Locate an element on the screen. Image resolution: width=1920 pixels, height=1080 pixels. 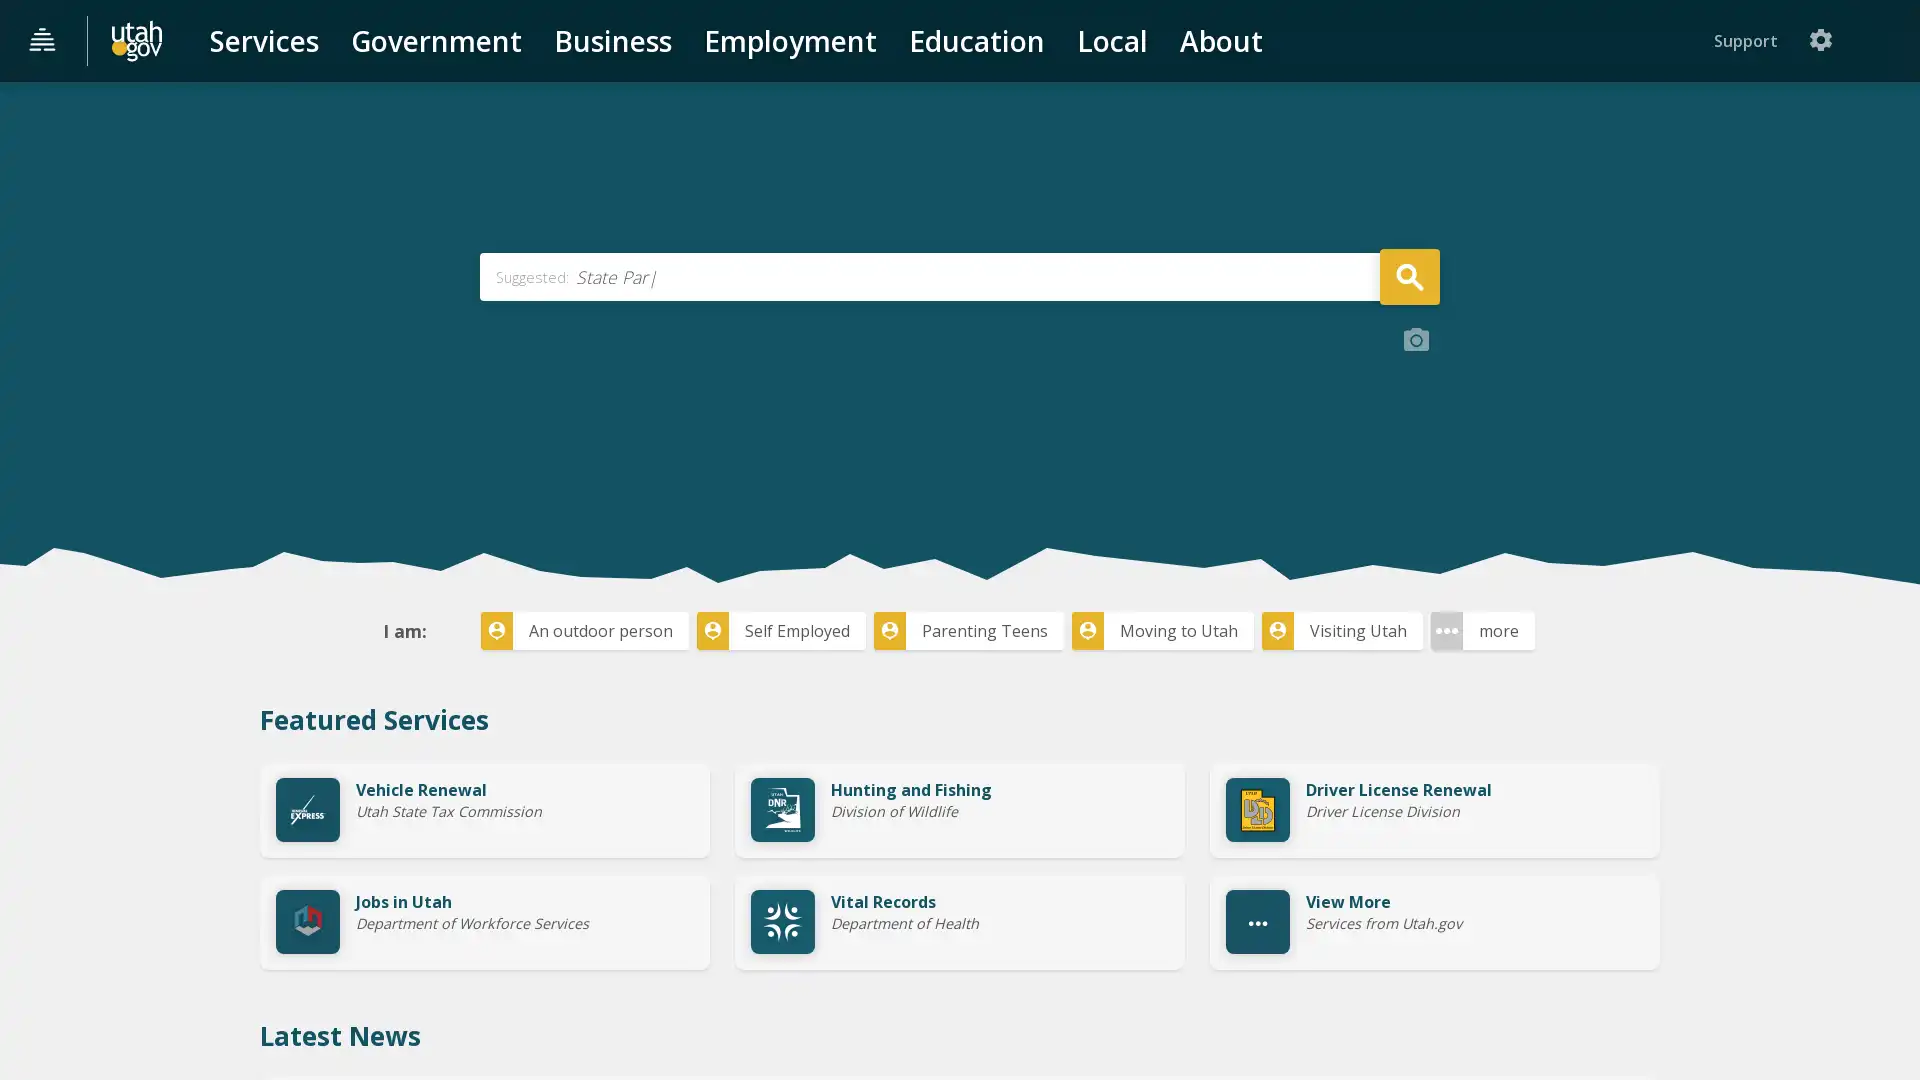
Menu is located at coordinates (43, 41).